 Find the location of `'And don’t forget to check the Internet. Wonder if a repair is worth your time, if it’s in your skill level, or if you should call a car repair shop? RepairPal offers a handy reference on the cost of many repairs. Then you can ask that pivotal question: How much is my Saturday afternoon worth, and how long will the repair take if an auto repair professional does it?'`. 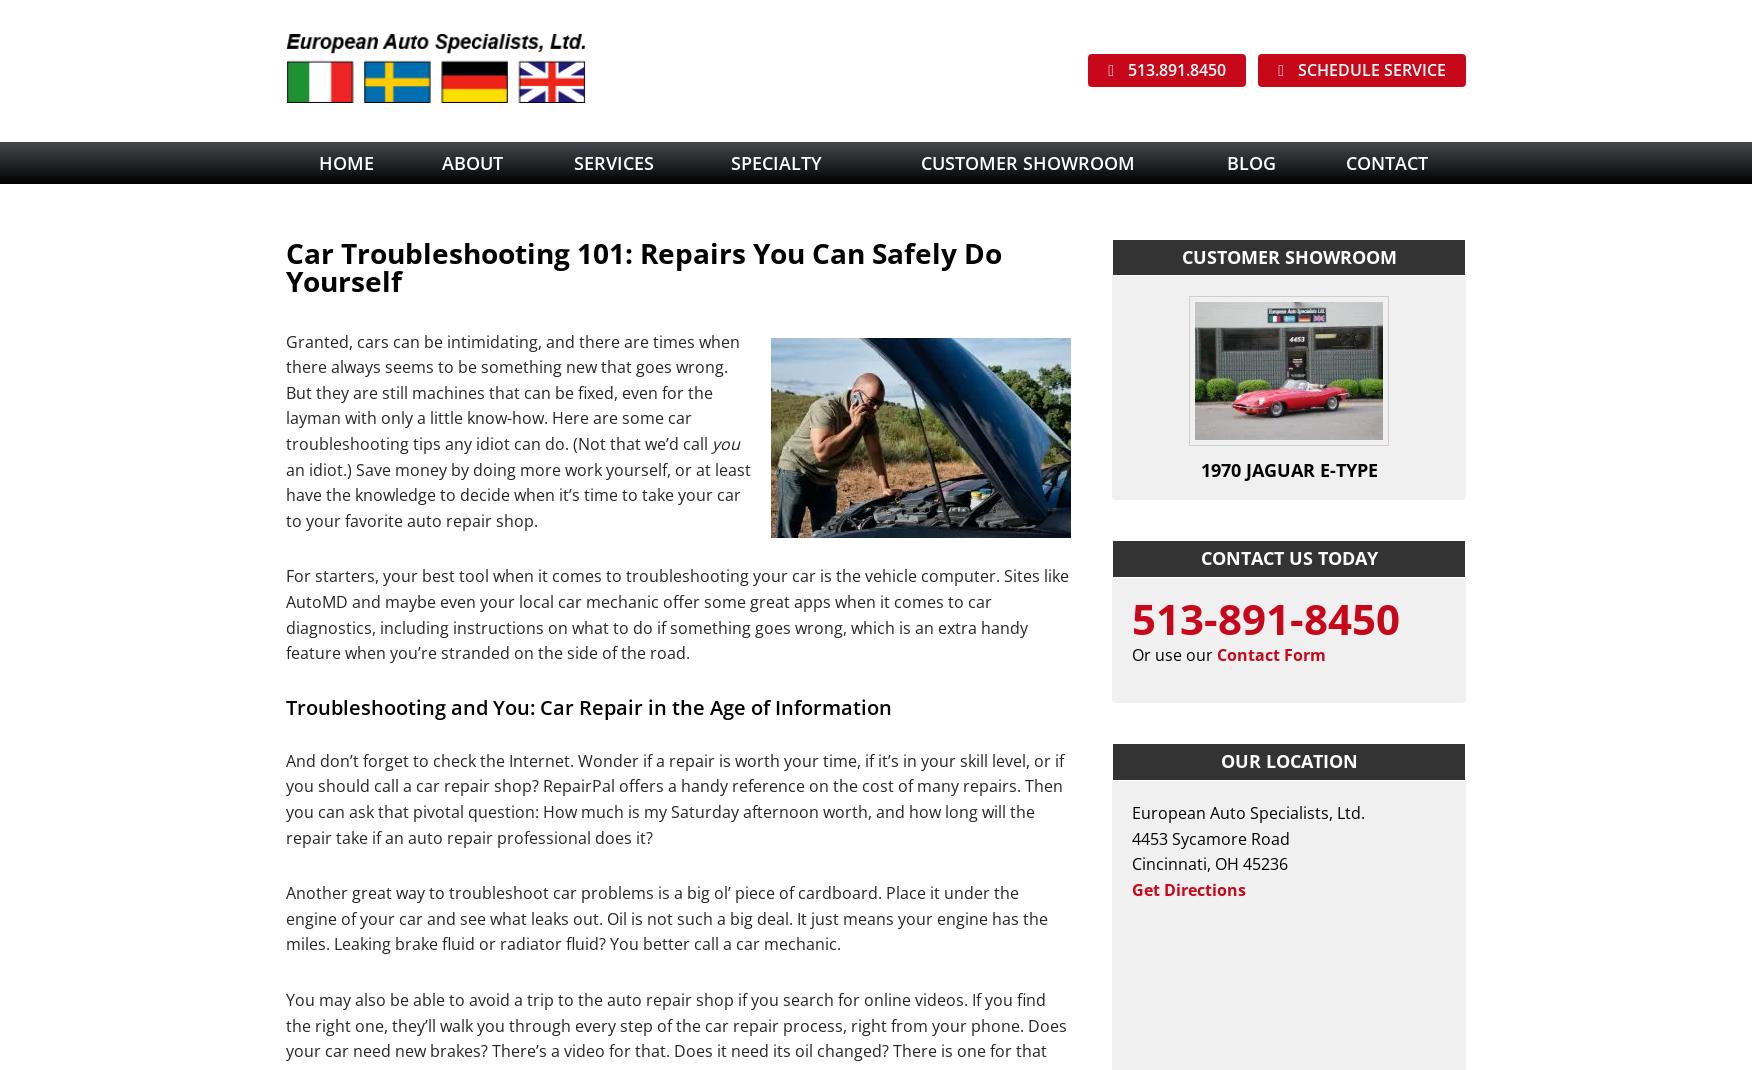

'And don’t forget to check the Internet. Wonder if a repair is worth your time, if it’s in your skill level, or if you should call a car repair shop? RepairPal offers a handy reference on the cost of many repairs. Then you can ask that pivotal question: How much is my Saturday afternoon worth, and how long will the repair take if an auto repair professional does it?' is located at coordinates (674, 797).